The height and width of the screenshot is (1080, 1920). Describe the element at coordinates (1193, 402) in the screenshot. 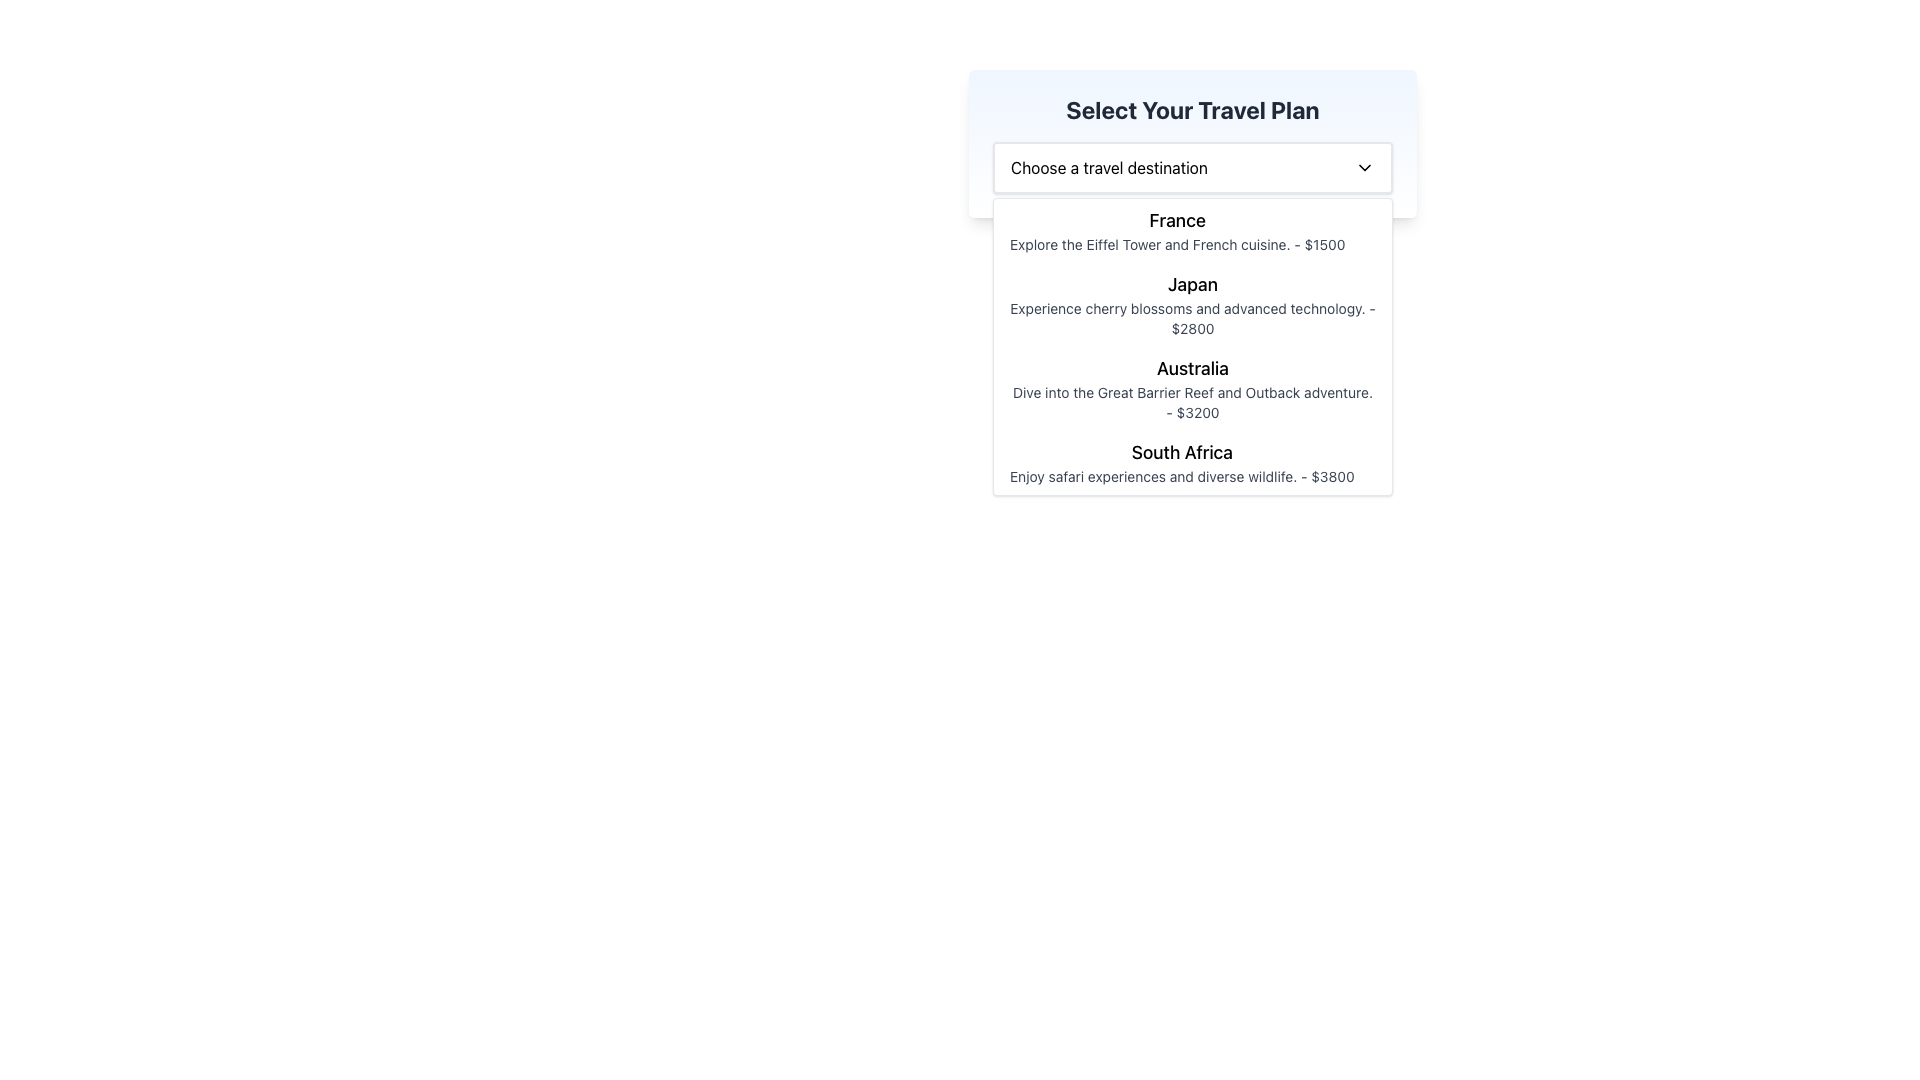

I see `the text block that reads 'Dive into the Great Barrier Reef and Outback adventure. - $3200.' which is styled with a small gray font and positioned below the heading 'Australia' in the dropdown selection box` at that location.